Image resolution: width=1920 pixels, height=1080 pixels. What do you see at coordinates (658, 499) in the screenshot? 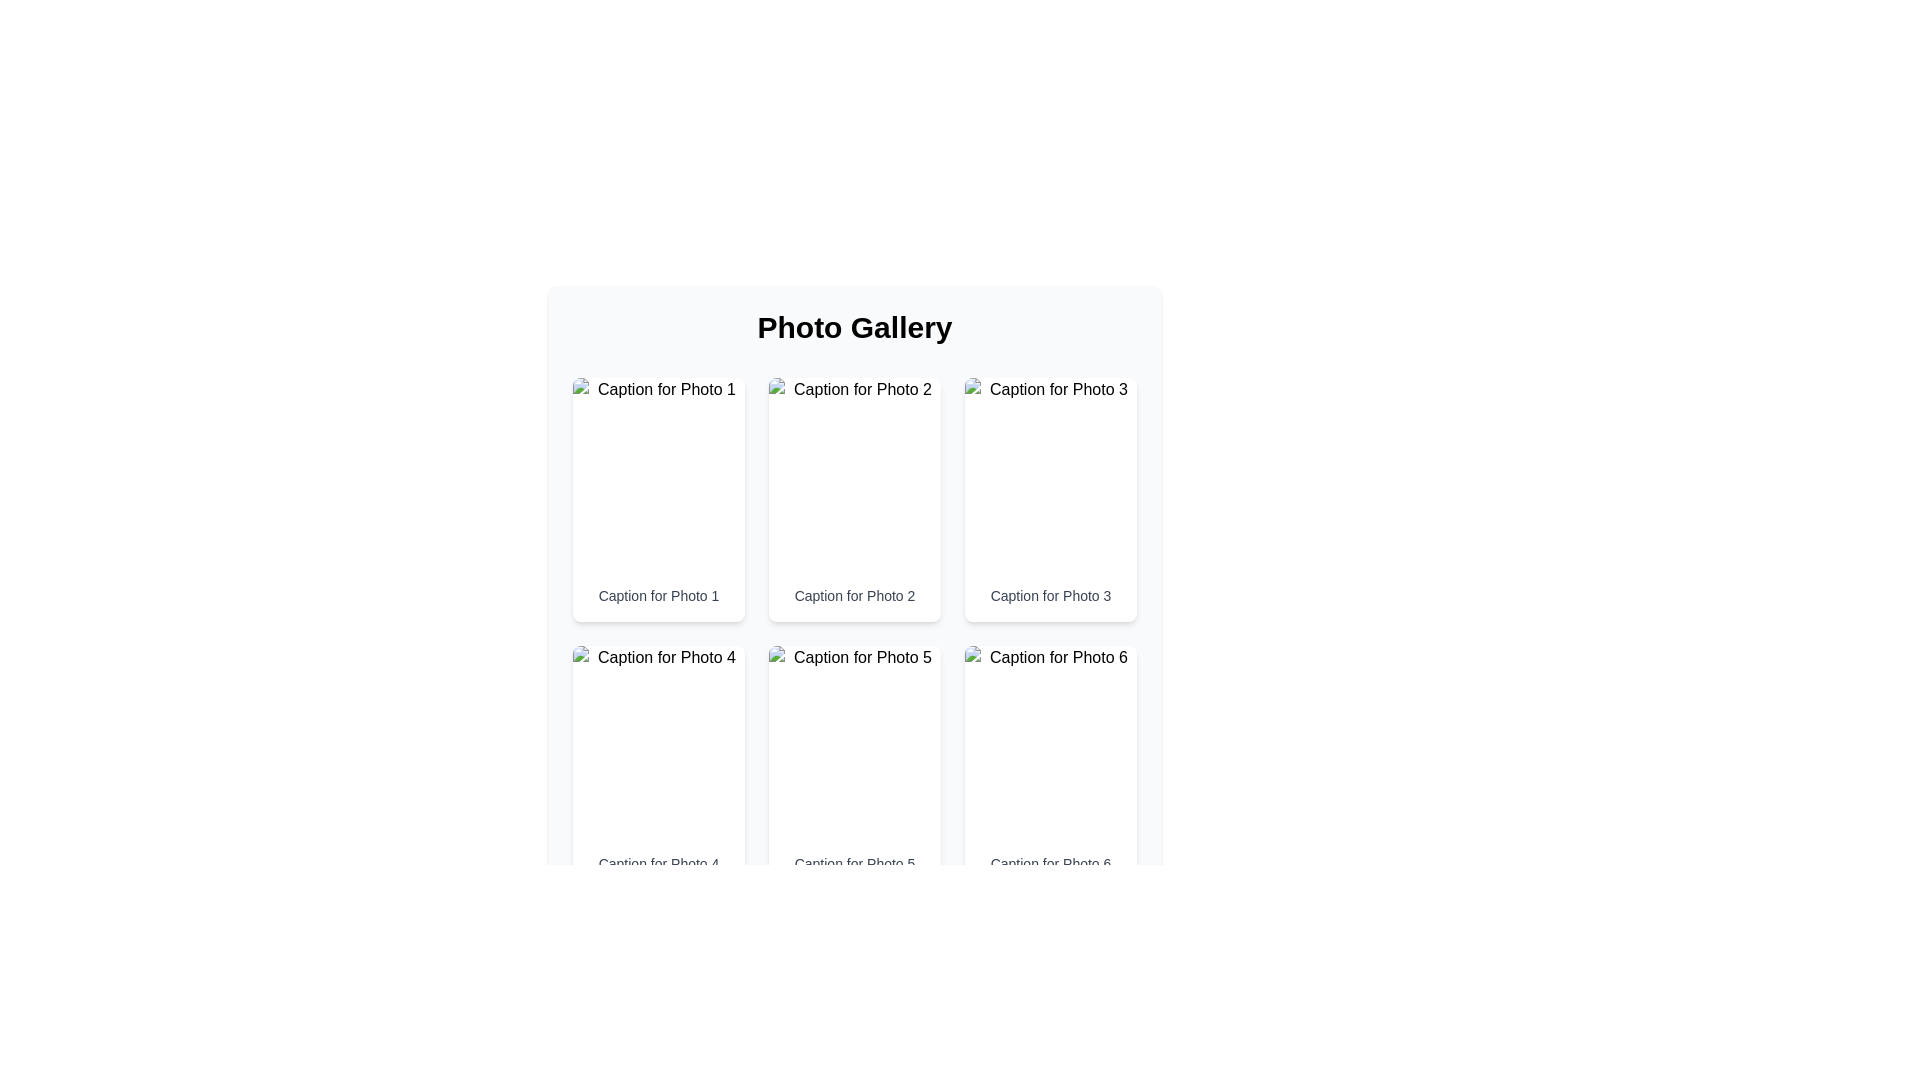
I see `the first card in the grid layout which has a white background and displays 'Caption for Photo 1'` at bounding box center [658, 499].